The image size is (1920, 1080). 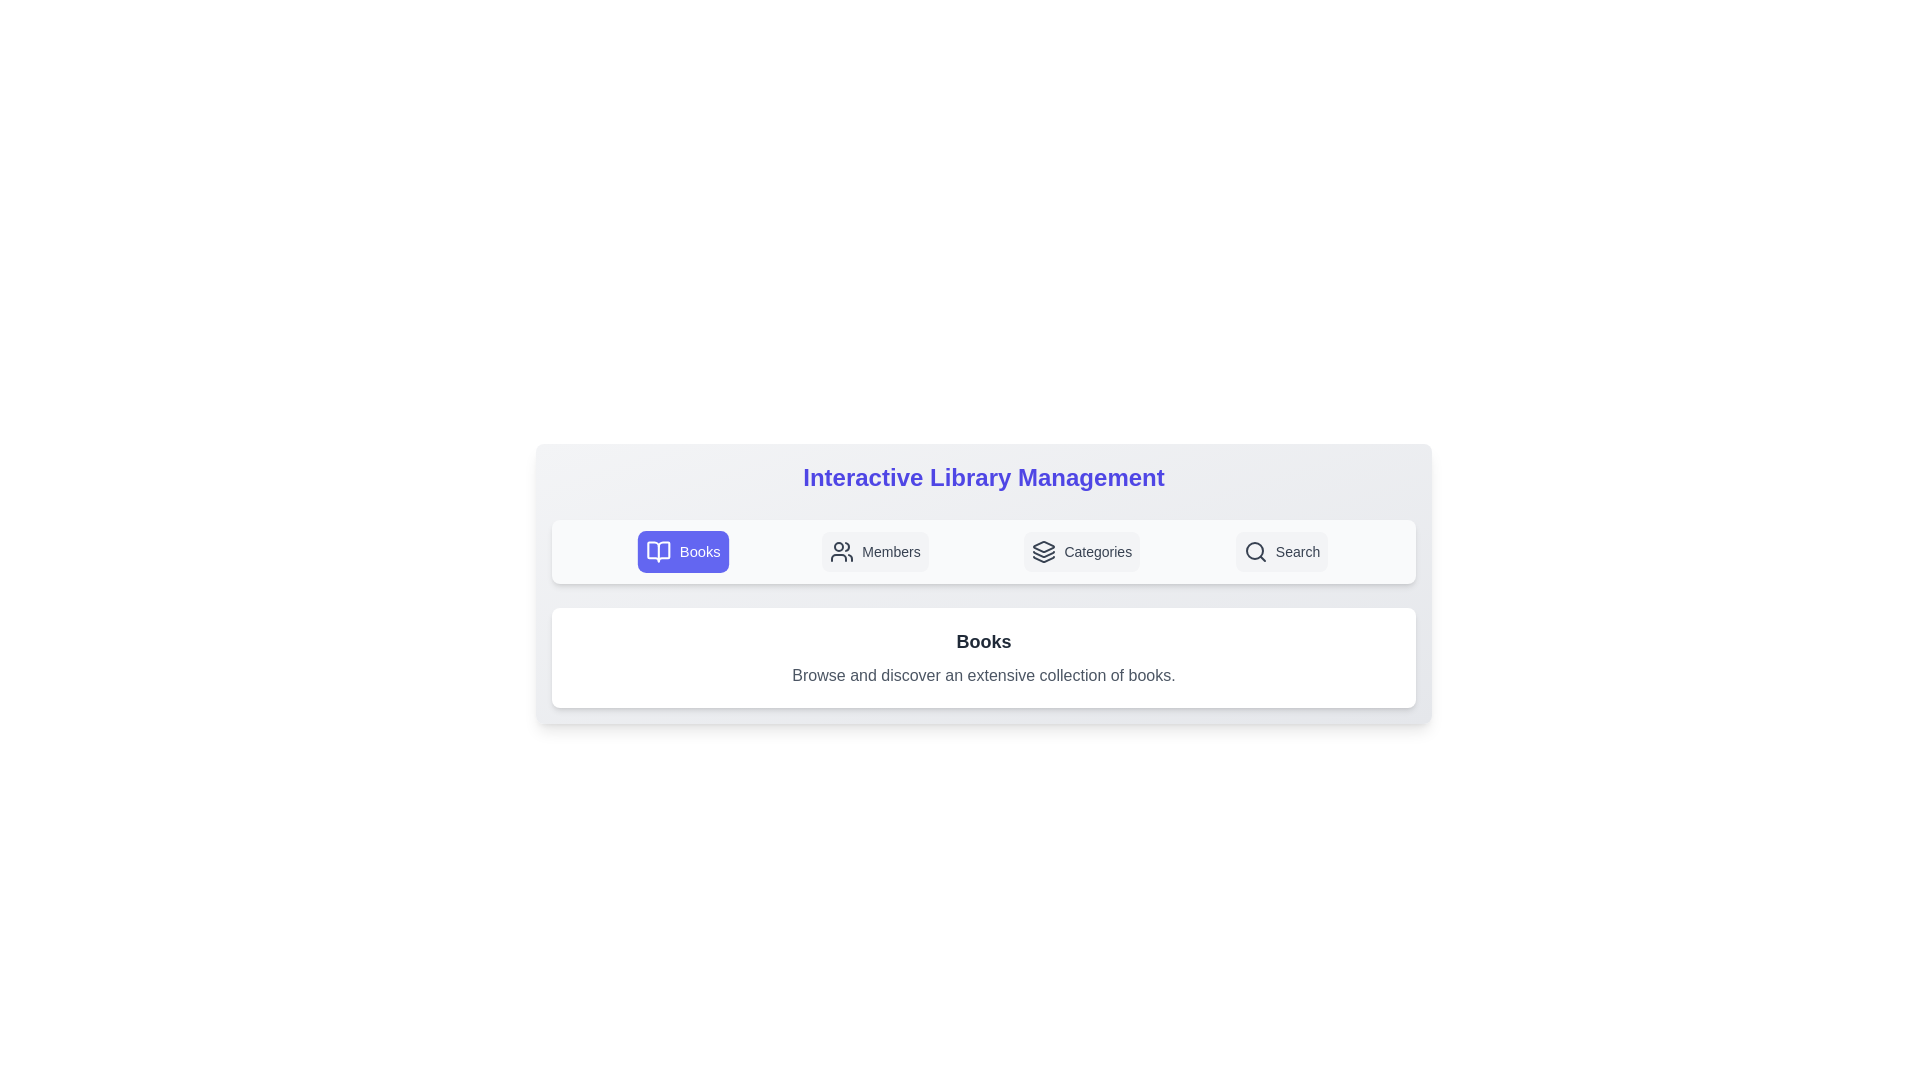 I want to click on the bottom-most icon in a layered triangular design, which represents grouped entities in the interface, so click(x=1043, y=559).